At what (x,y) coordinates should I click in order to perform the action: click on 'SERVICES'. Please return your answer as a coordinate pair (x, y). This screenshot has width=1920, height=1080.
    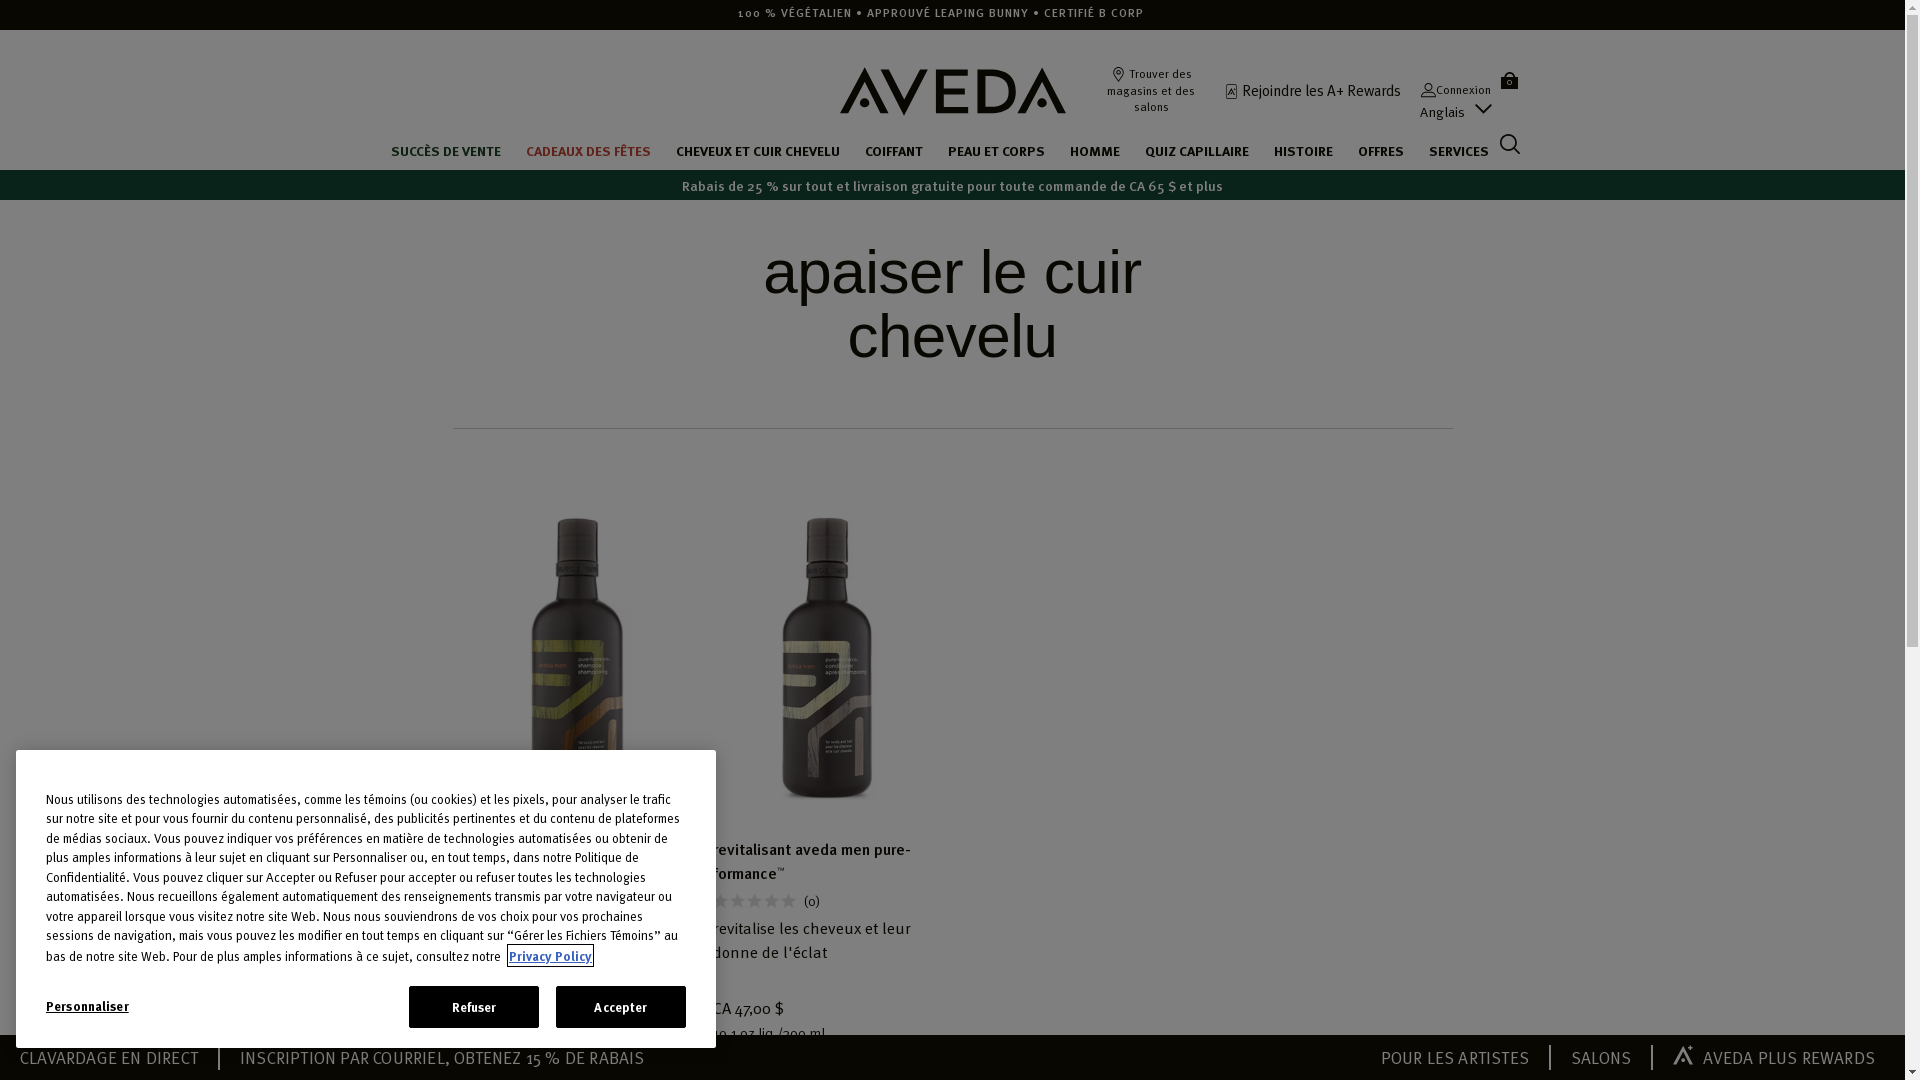
    Looking at the image, I should click on (1459, 149).